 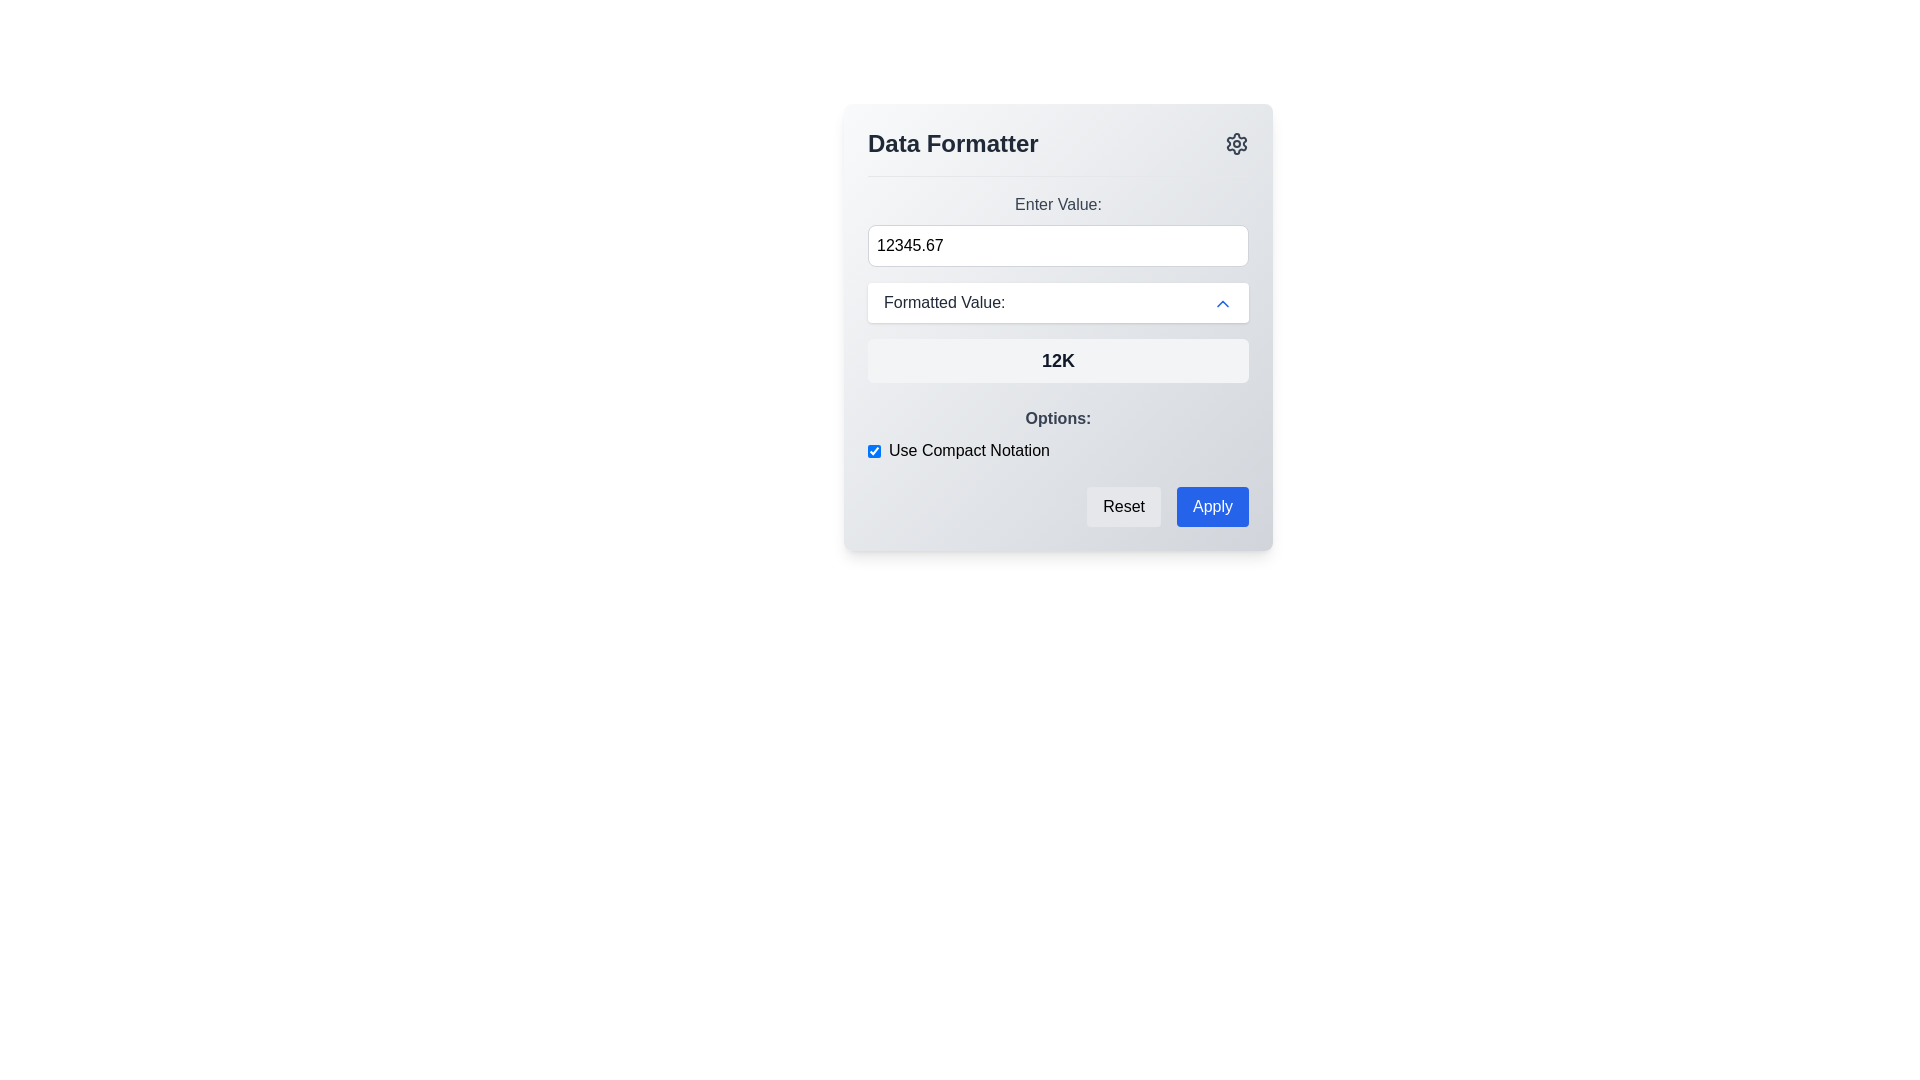 What do you see at coordinates (1212, 505) in the screenshot?
I see `the 'Apply' button` at bounding box center [1212, 505].